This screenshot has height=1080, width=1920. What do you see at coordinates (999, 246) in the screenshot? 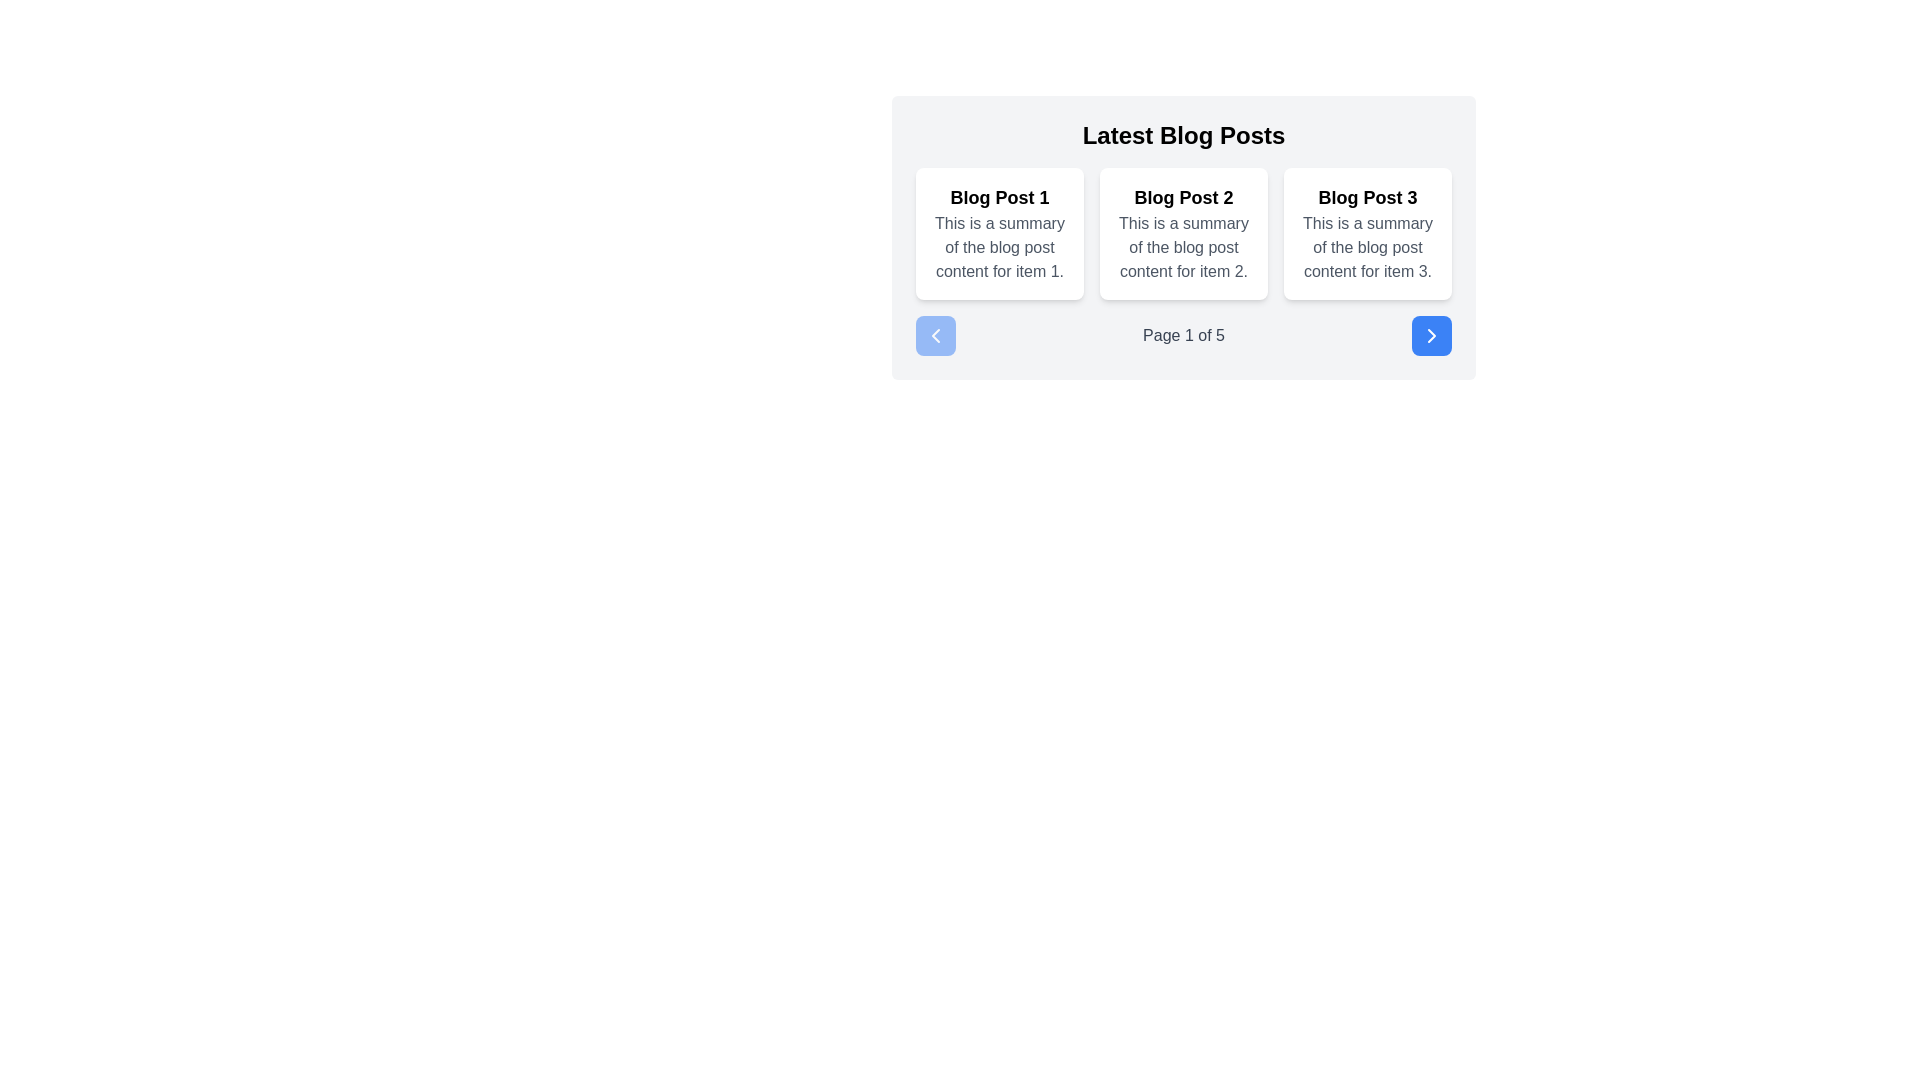
I see `the text label displaying 'This is a summary of the blog post content for item 1.' located within the card titled 'Blog Post 1'` at bounding box center [999, 246].